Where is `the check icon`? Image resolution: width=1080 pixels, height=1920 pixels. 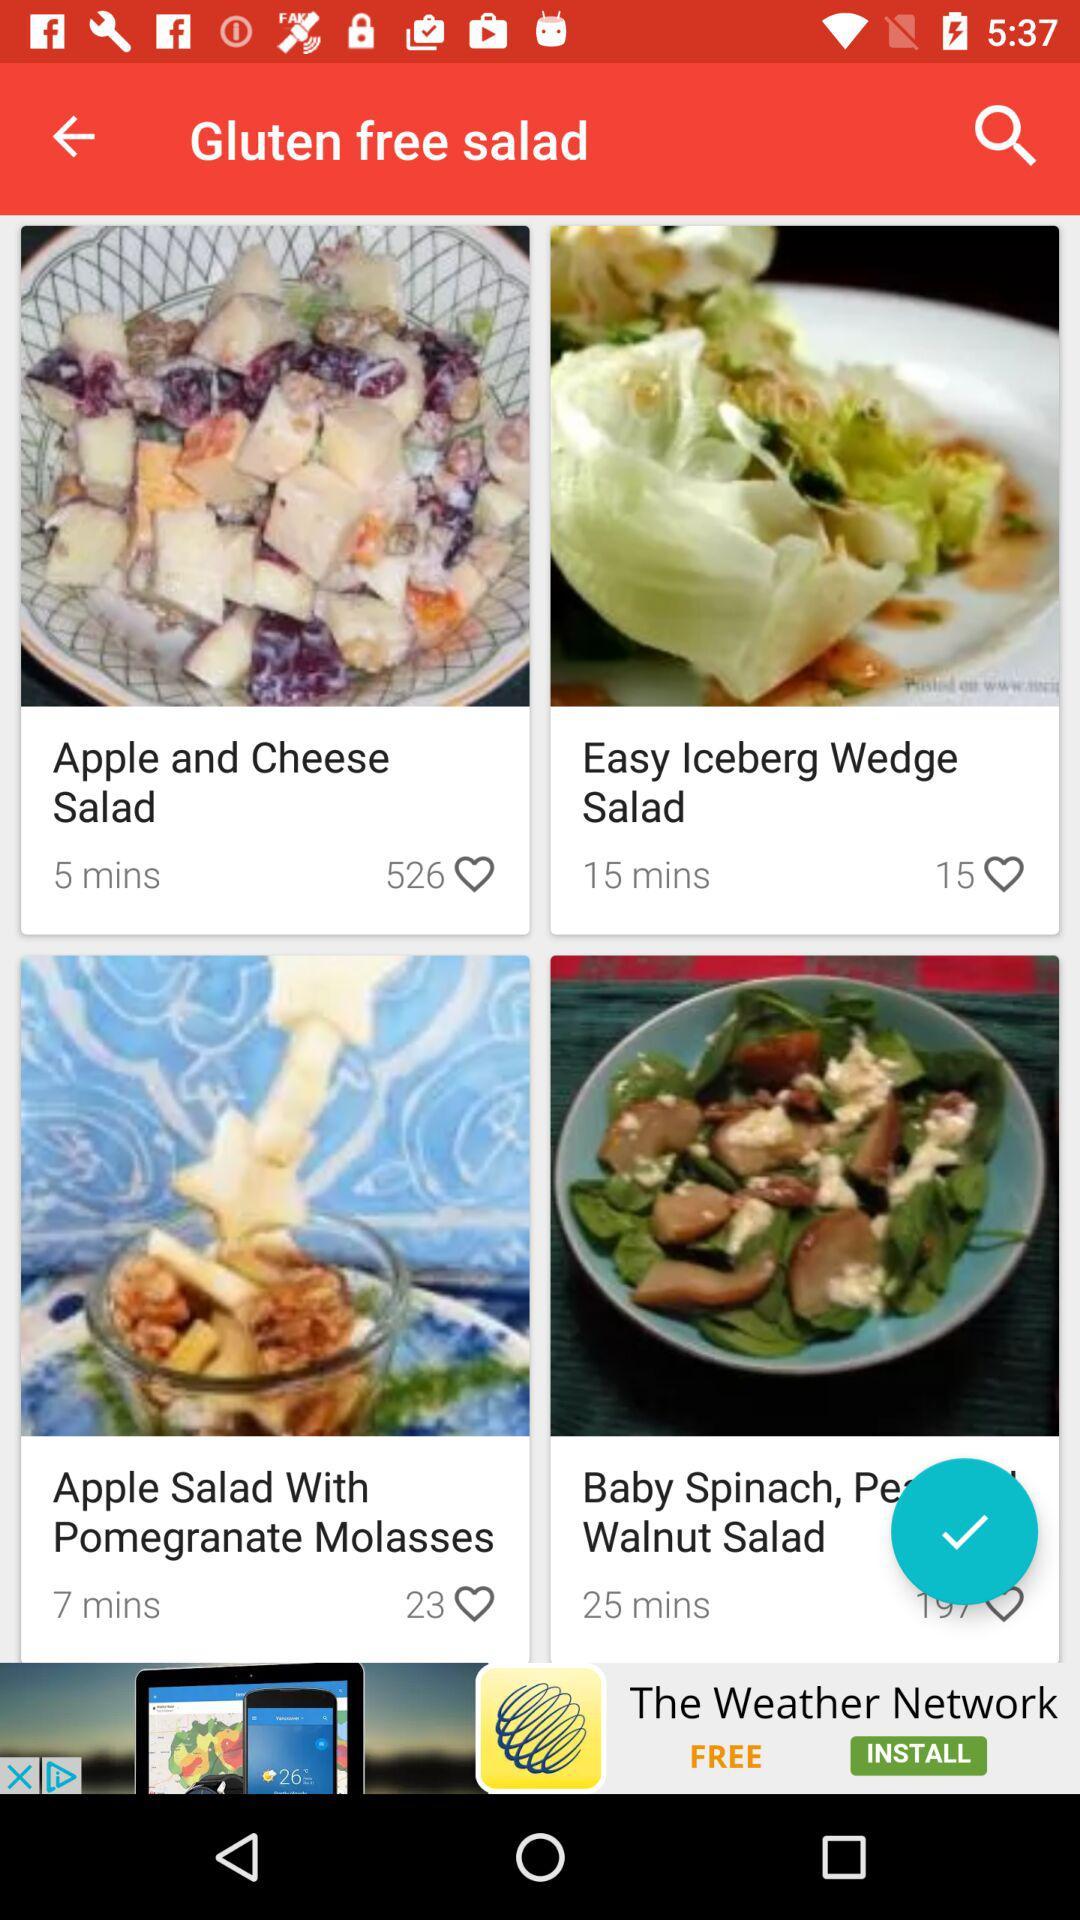
the check icon is located at coordinates (963, 1530).